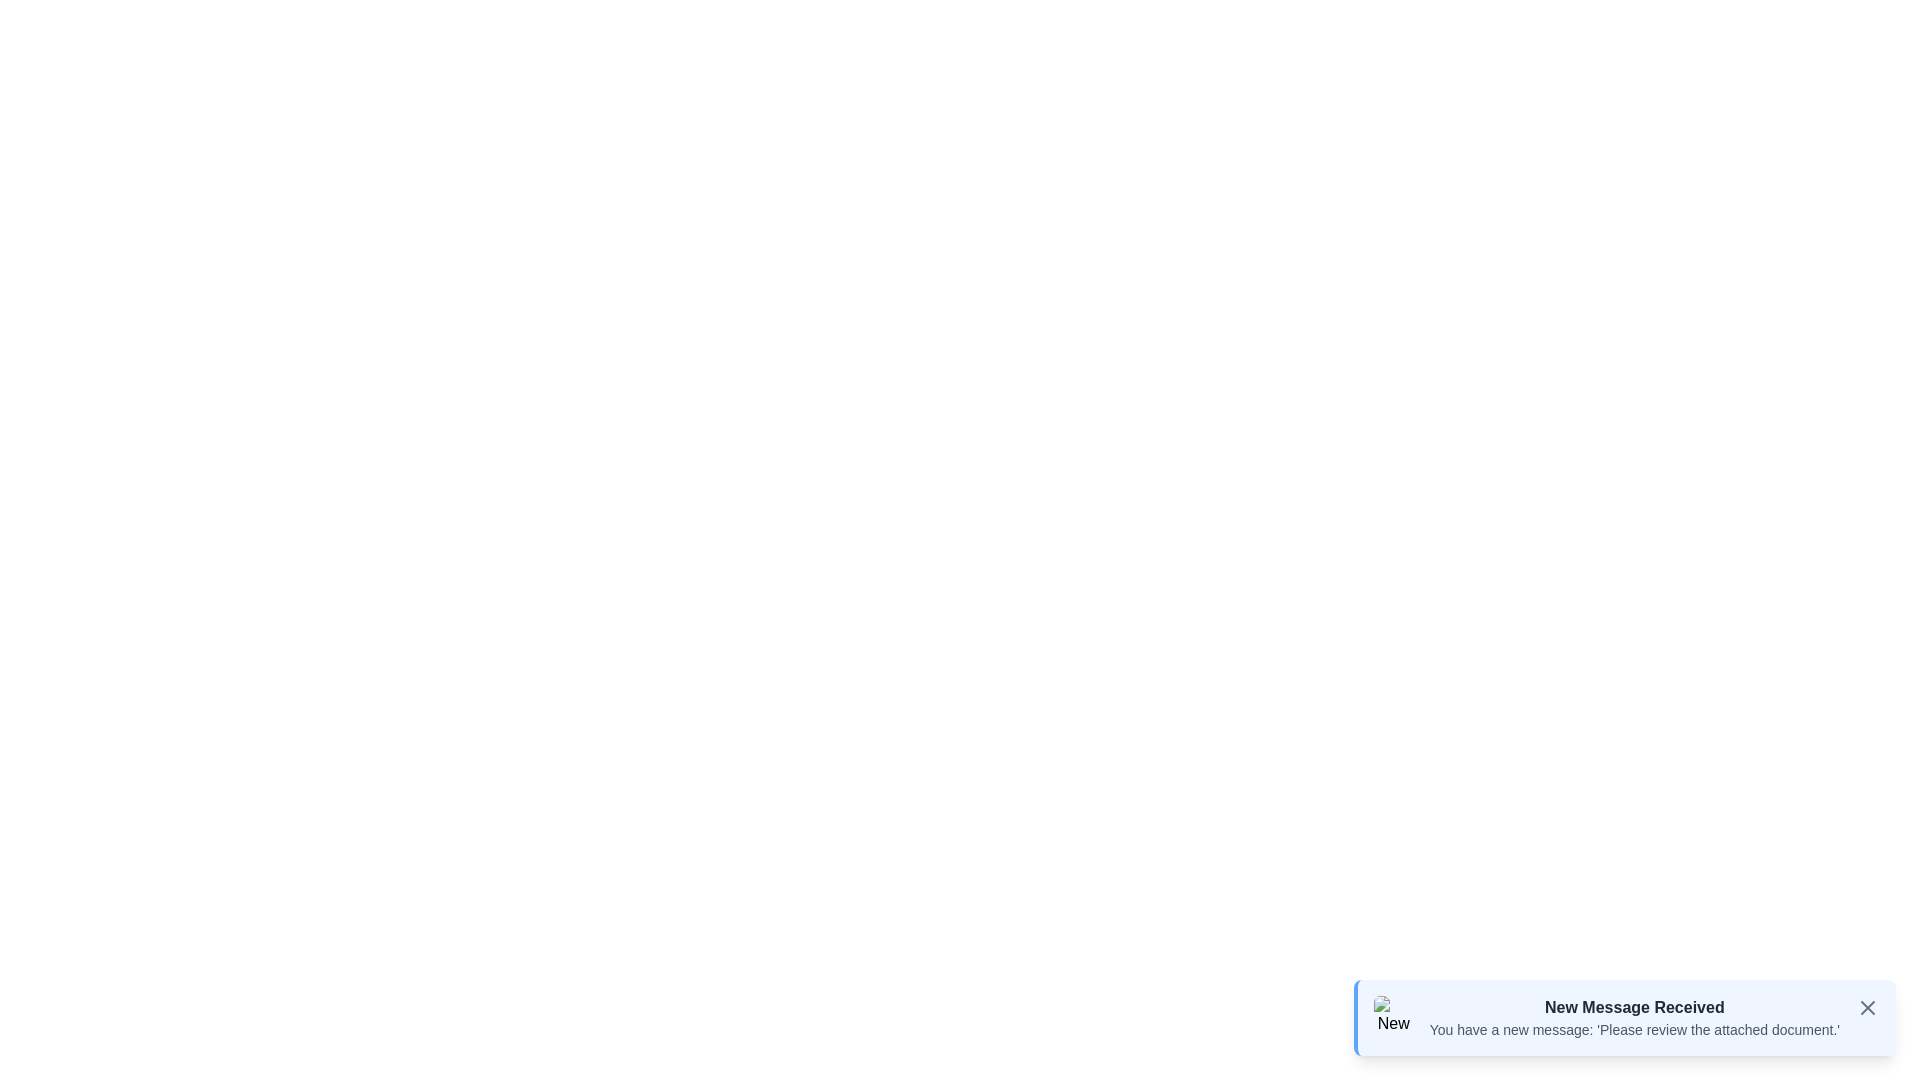 The image size is (1920, 1080). I want to click on the text in the message area to enable copying or inspection, so click(1428, 1019).